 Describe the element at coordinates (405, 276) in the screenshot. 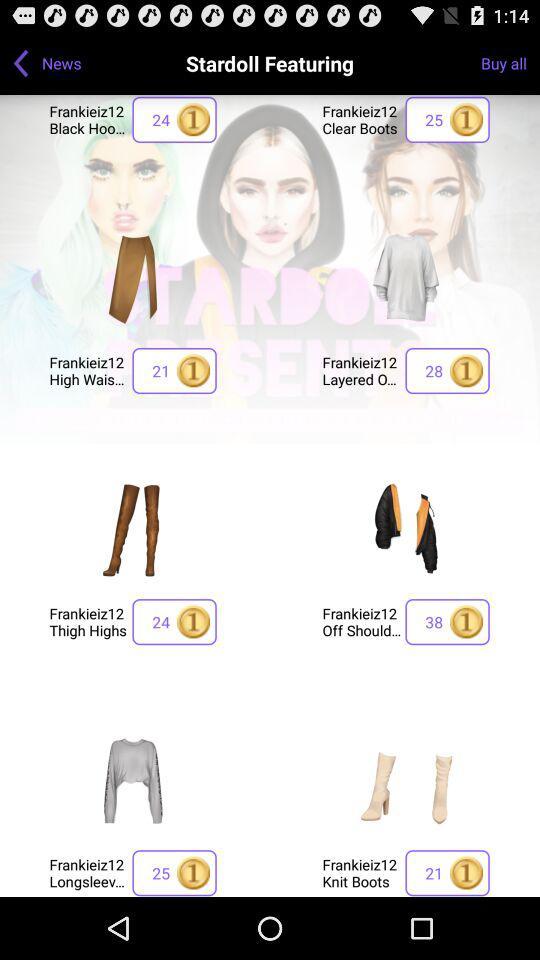

I see `this item` at that location.